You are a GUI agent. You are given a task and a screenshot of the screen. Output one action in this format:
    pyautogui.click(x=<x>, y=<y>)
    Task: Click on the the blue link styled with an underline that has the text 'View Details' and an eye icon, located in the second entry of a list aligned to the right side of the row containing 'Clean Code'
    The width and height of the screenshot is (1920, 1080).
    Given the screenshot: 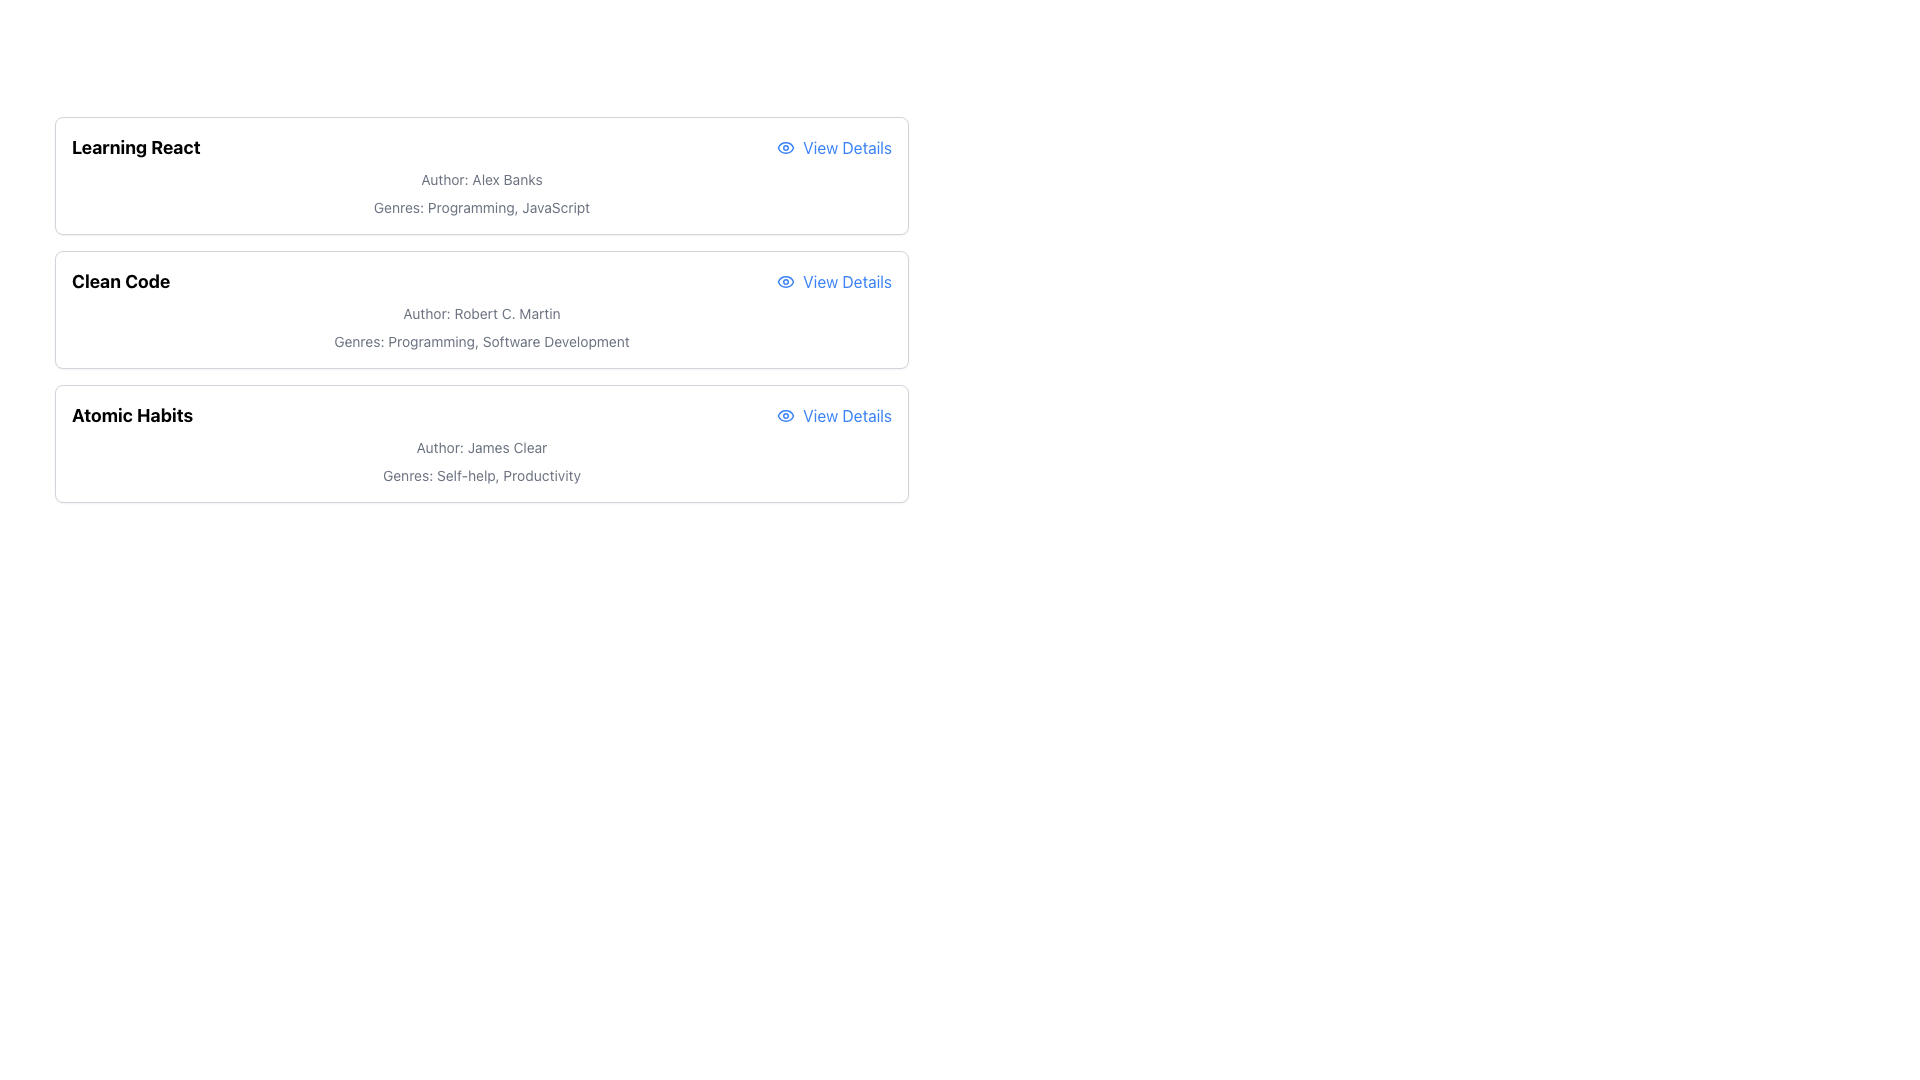 What is the action you would take?
    pyautogui.click(x=834, y=281)
    